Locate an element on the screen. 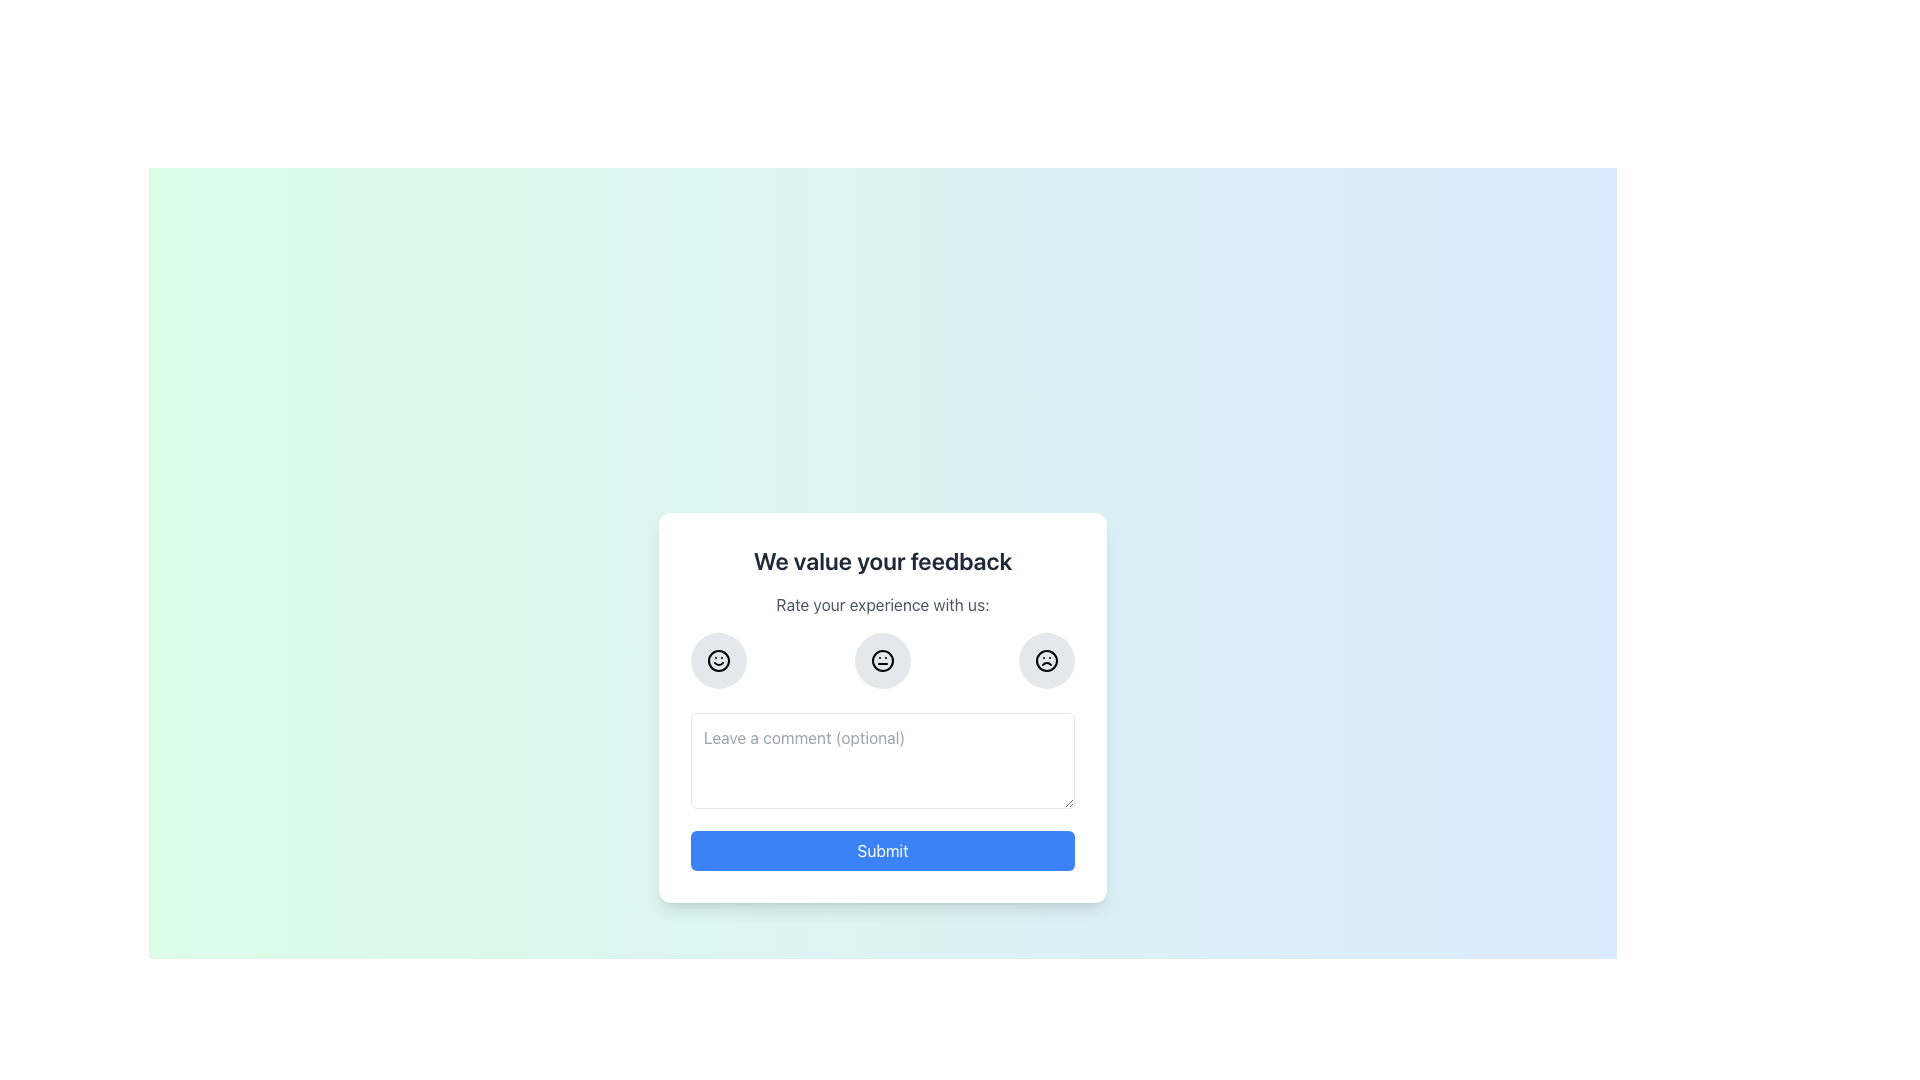 This screenshot has height=1080, width=1920. the outermost circle of the smiley face icon, which represents a happy sentiment for user ratings, located on the left side of the row under 'Rate your experience with us' is located at coordinates (719, 660).